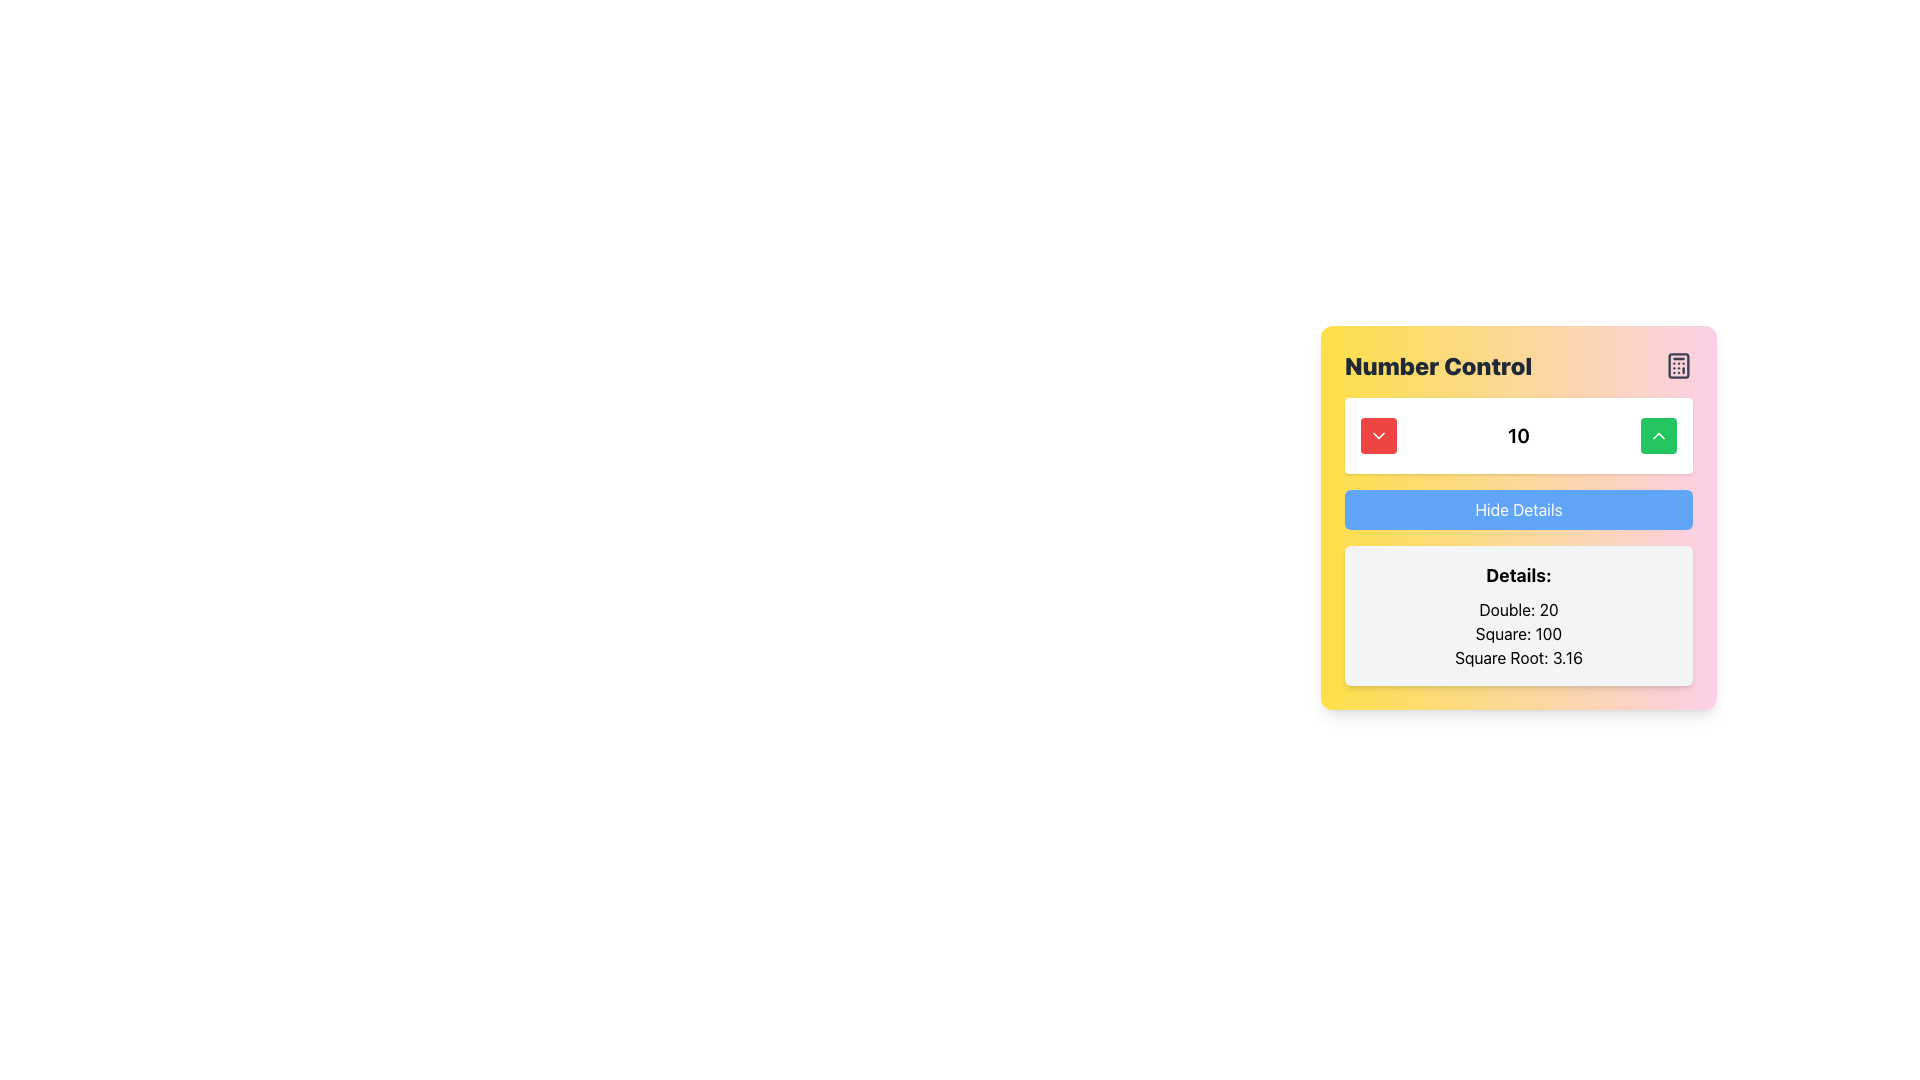  Describe the element at coordinates (1518, 633) in the screenshot. I see `the informational text label that displays the square of the current number, located under the 'Details:' section, between 'Double: 20' and 'Square Root: 3.16'` at that location.